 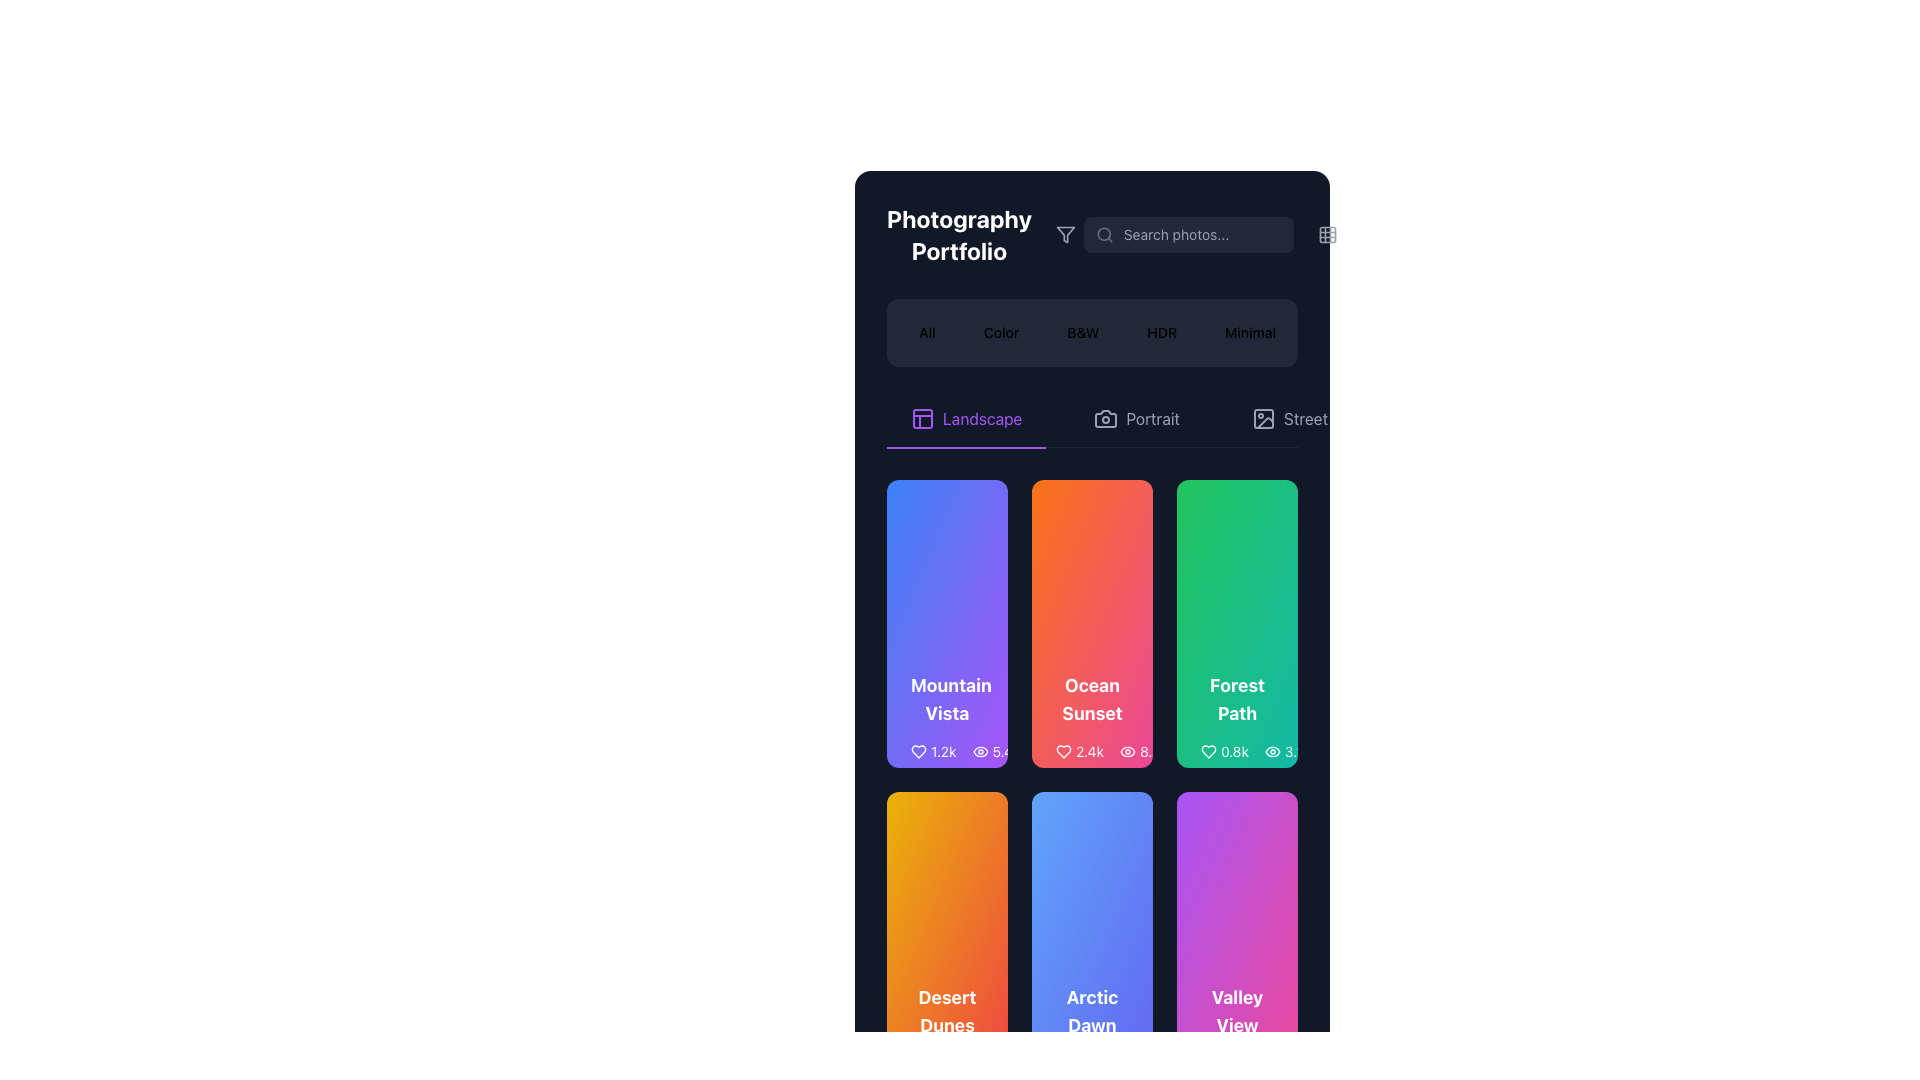 What do you see at coordinates (966, 419) in the screenshot?
I see `the 'Landscape' filter button, which is a text label styled in purple with an icon resembling a layout or grid, positioned over a dark background and underlined for emphasis` at bounding box center [966, 419].